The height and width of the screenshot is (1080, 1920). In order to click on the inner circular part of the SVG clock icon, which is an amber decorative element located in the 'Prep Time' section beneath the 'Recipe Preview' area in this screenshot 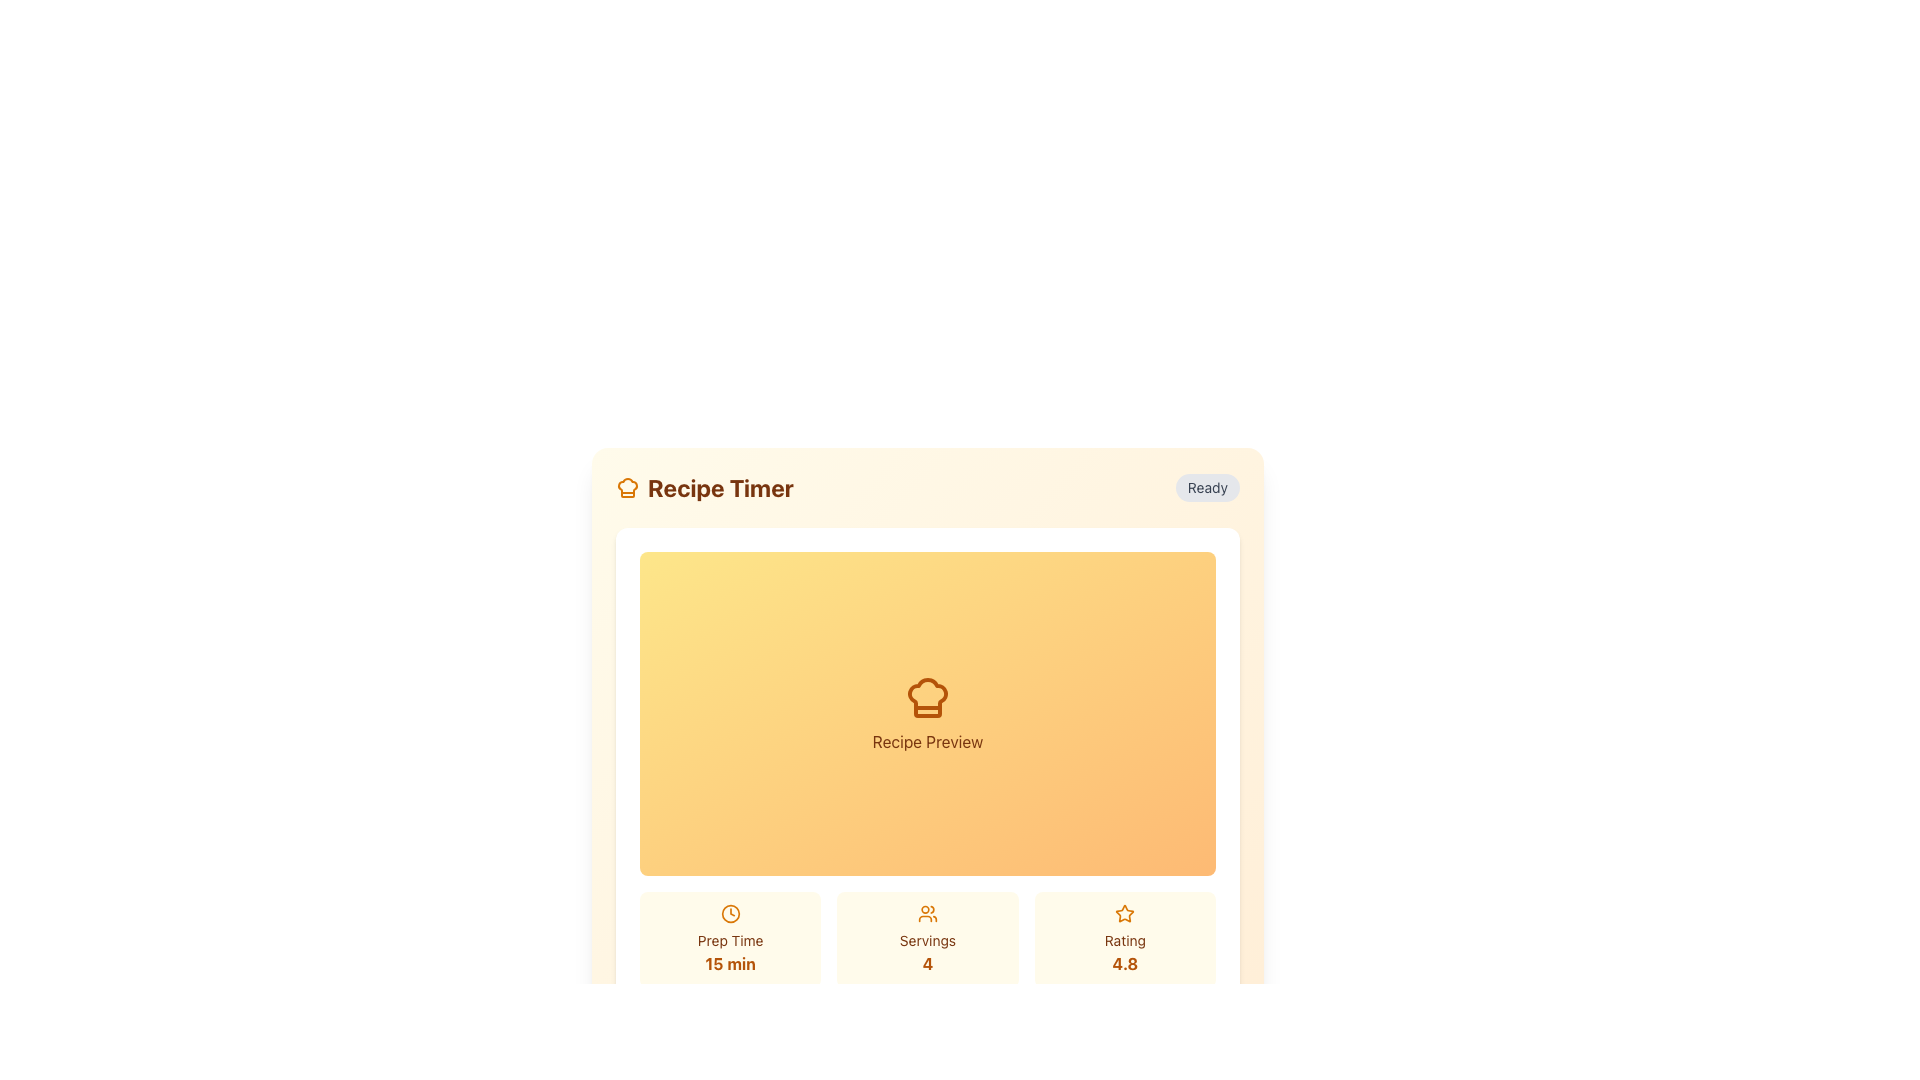, I will do `click(729, 914)`.